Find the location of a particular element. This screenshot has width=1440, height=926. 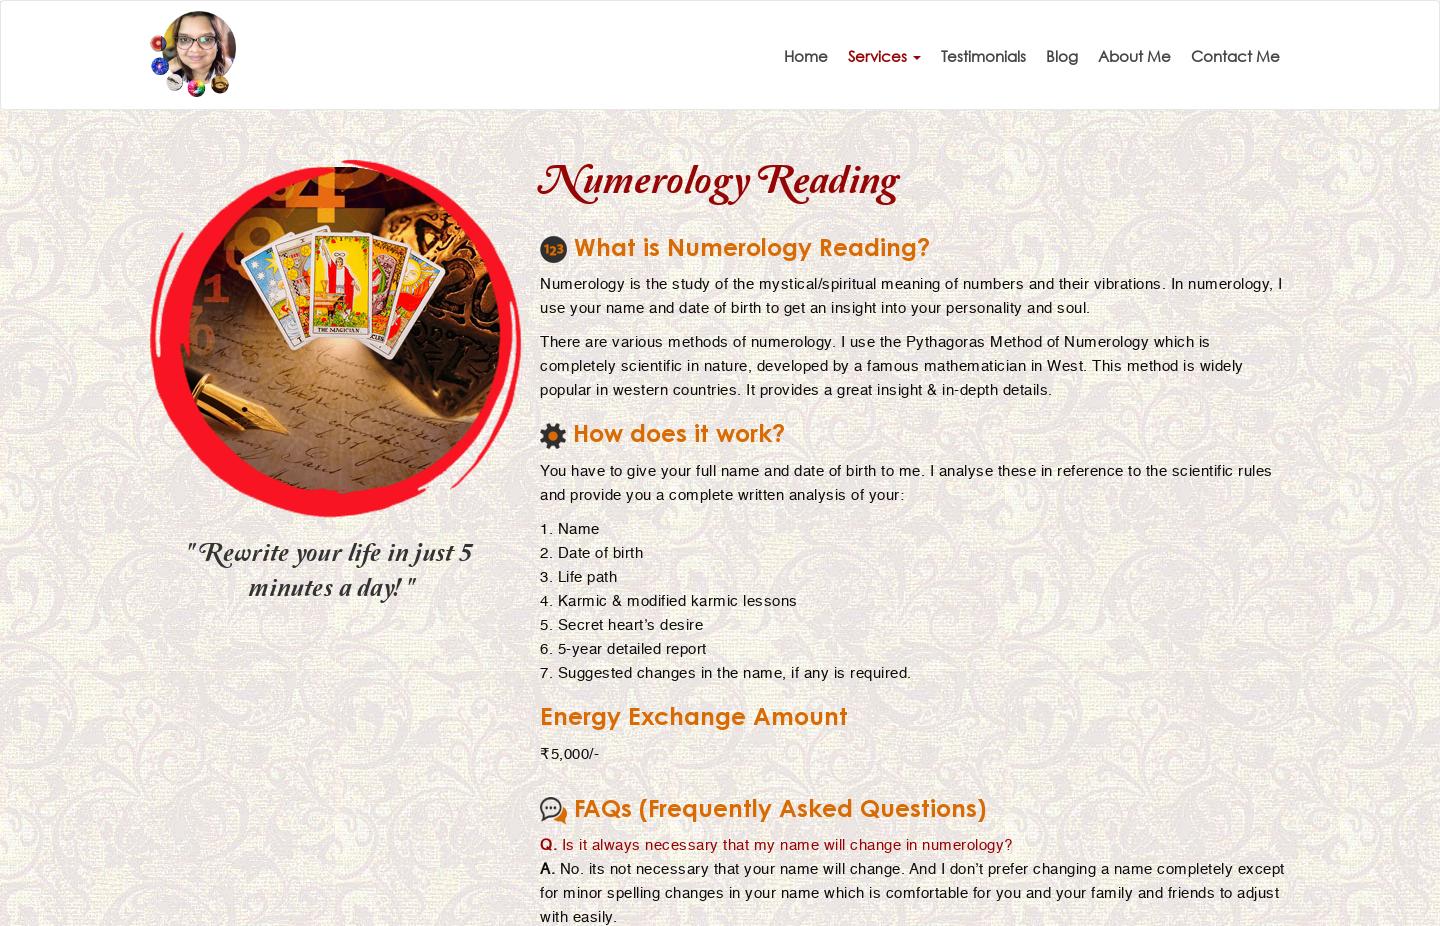

'What is Numerology Reading?' is located at coordinates (747, 250).